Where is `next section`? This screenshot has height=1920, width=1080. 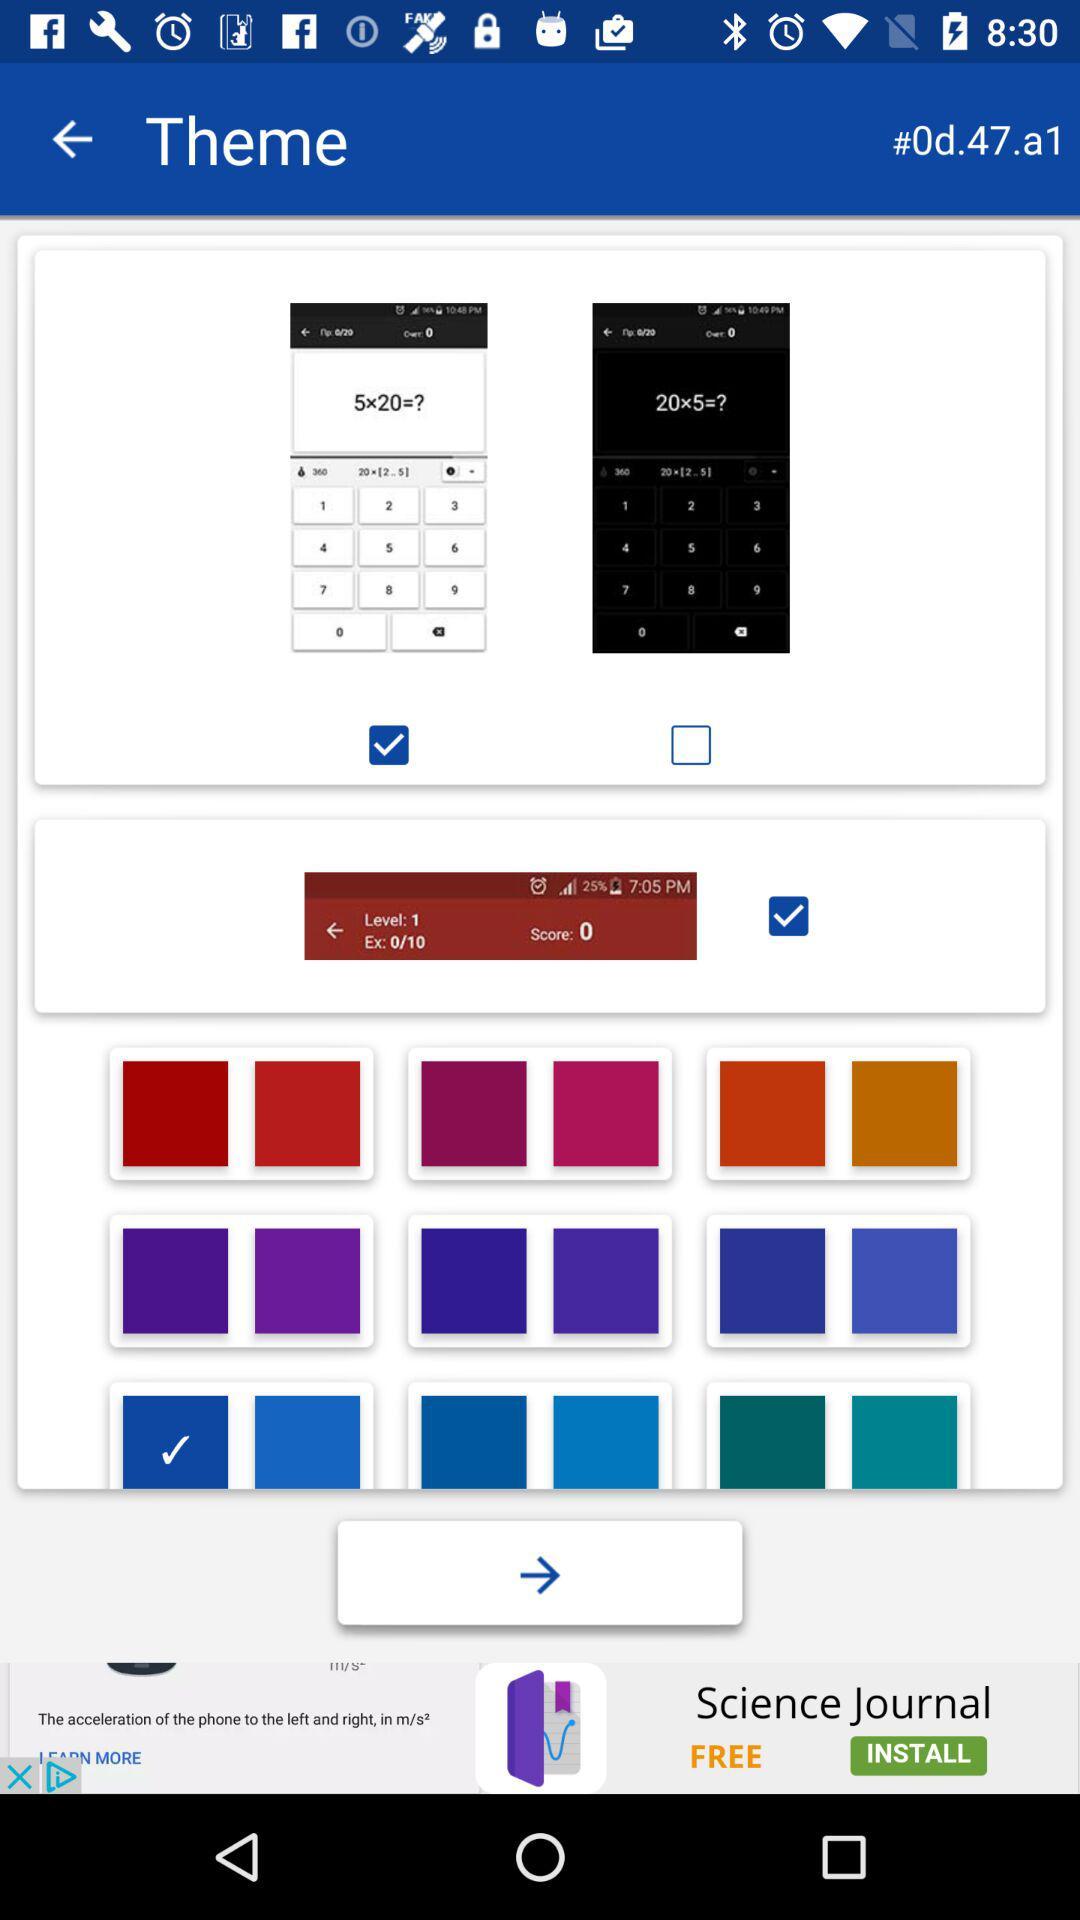
next section is located at coordinates (540, 1574).